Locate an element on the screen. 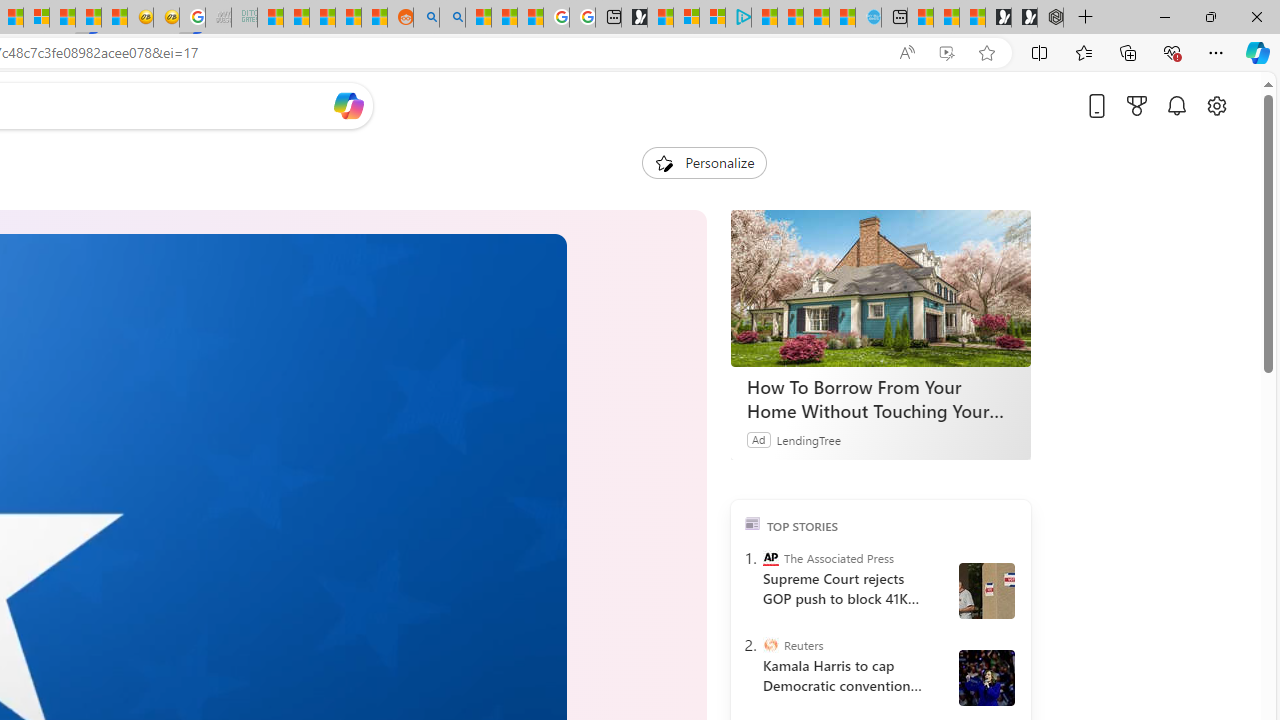 Image resolution: width=1280 pixels, height=720 pixels. ' Harris and Walz campaign in Wisconsin' is located at coordinates (986, 677).